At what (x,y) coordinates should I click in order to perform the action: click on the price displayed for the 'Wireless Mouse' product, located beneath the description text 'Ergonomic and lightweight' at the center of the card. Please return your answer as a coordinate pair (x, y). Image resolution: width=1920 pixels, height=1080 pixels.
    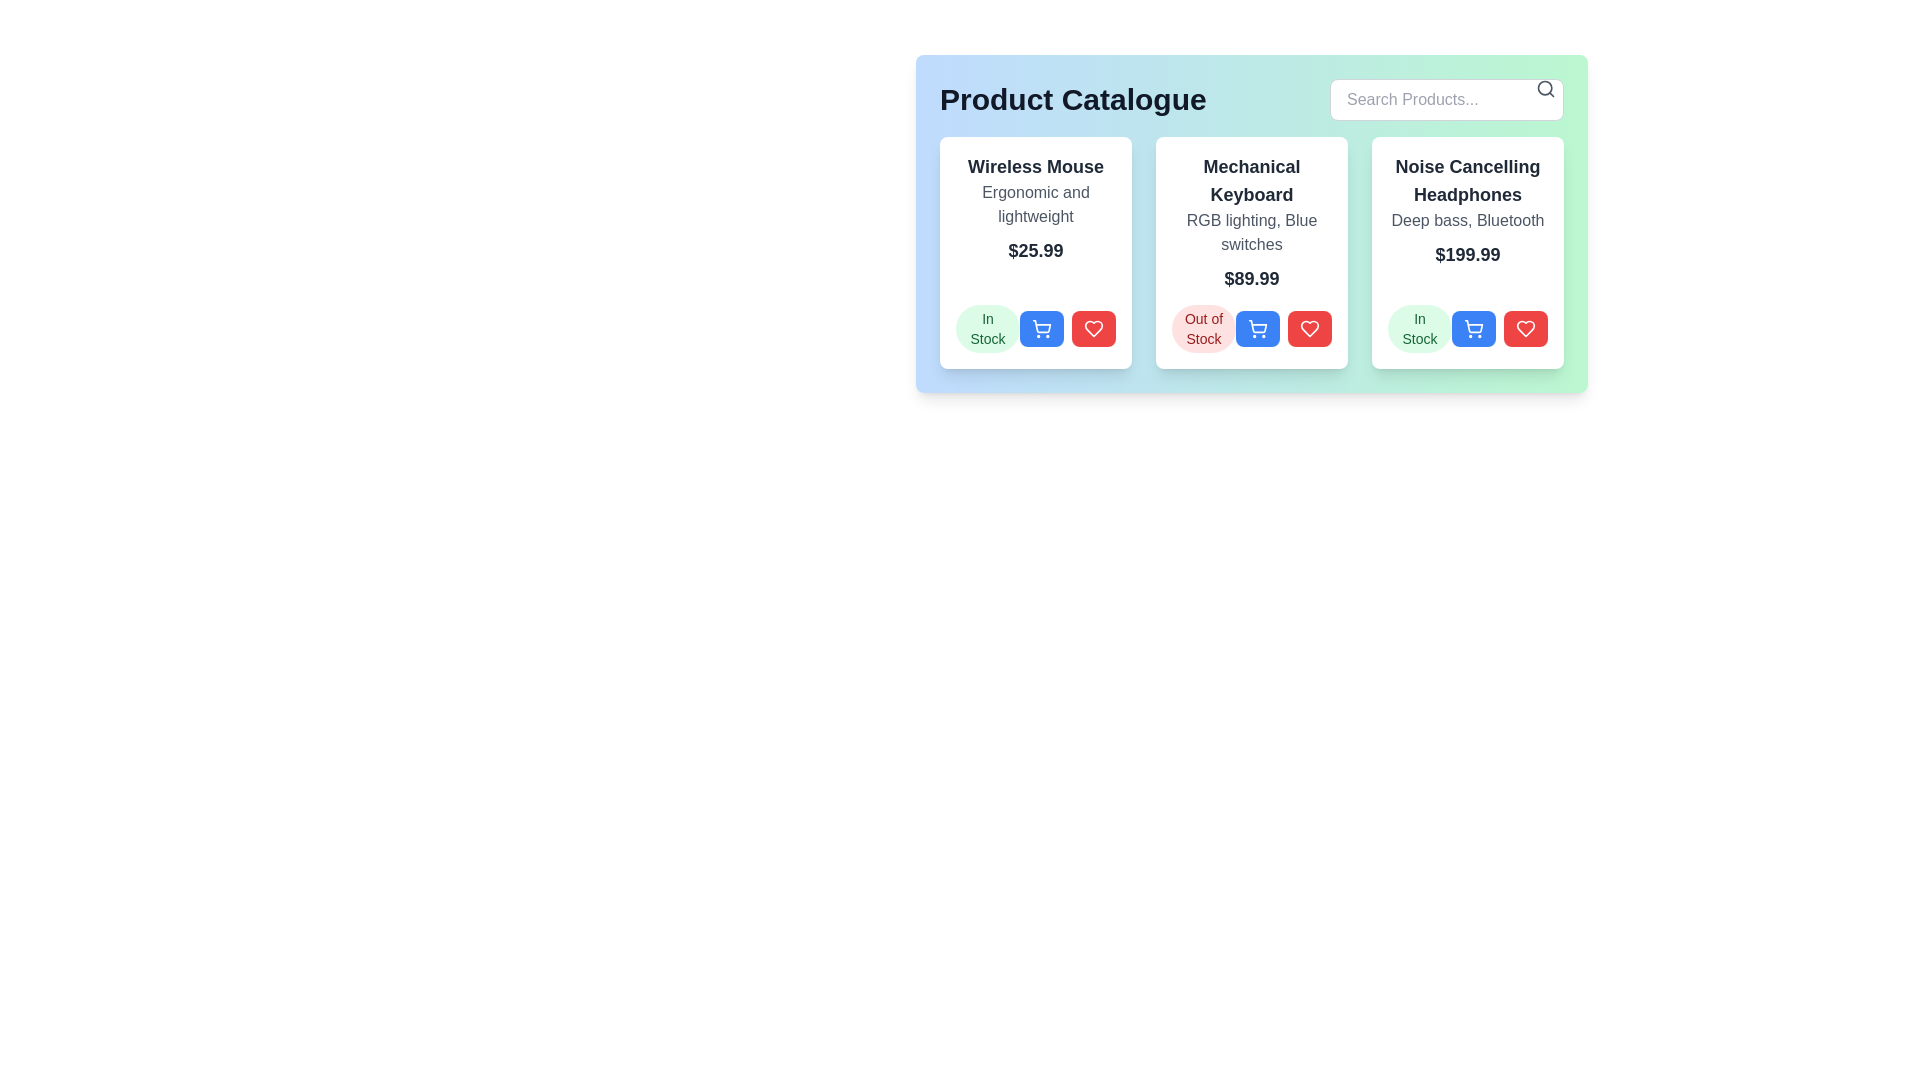
    Looking at the image, I should click on (1036, 249).